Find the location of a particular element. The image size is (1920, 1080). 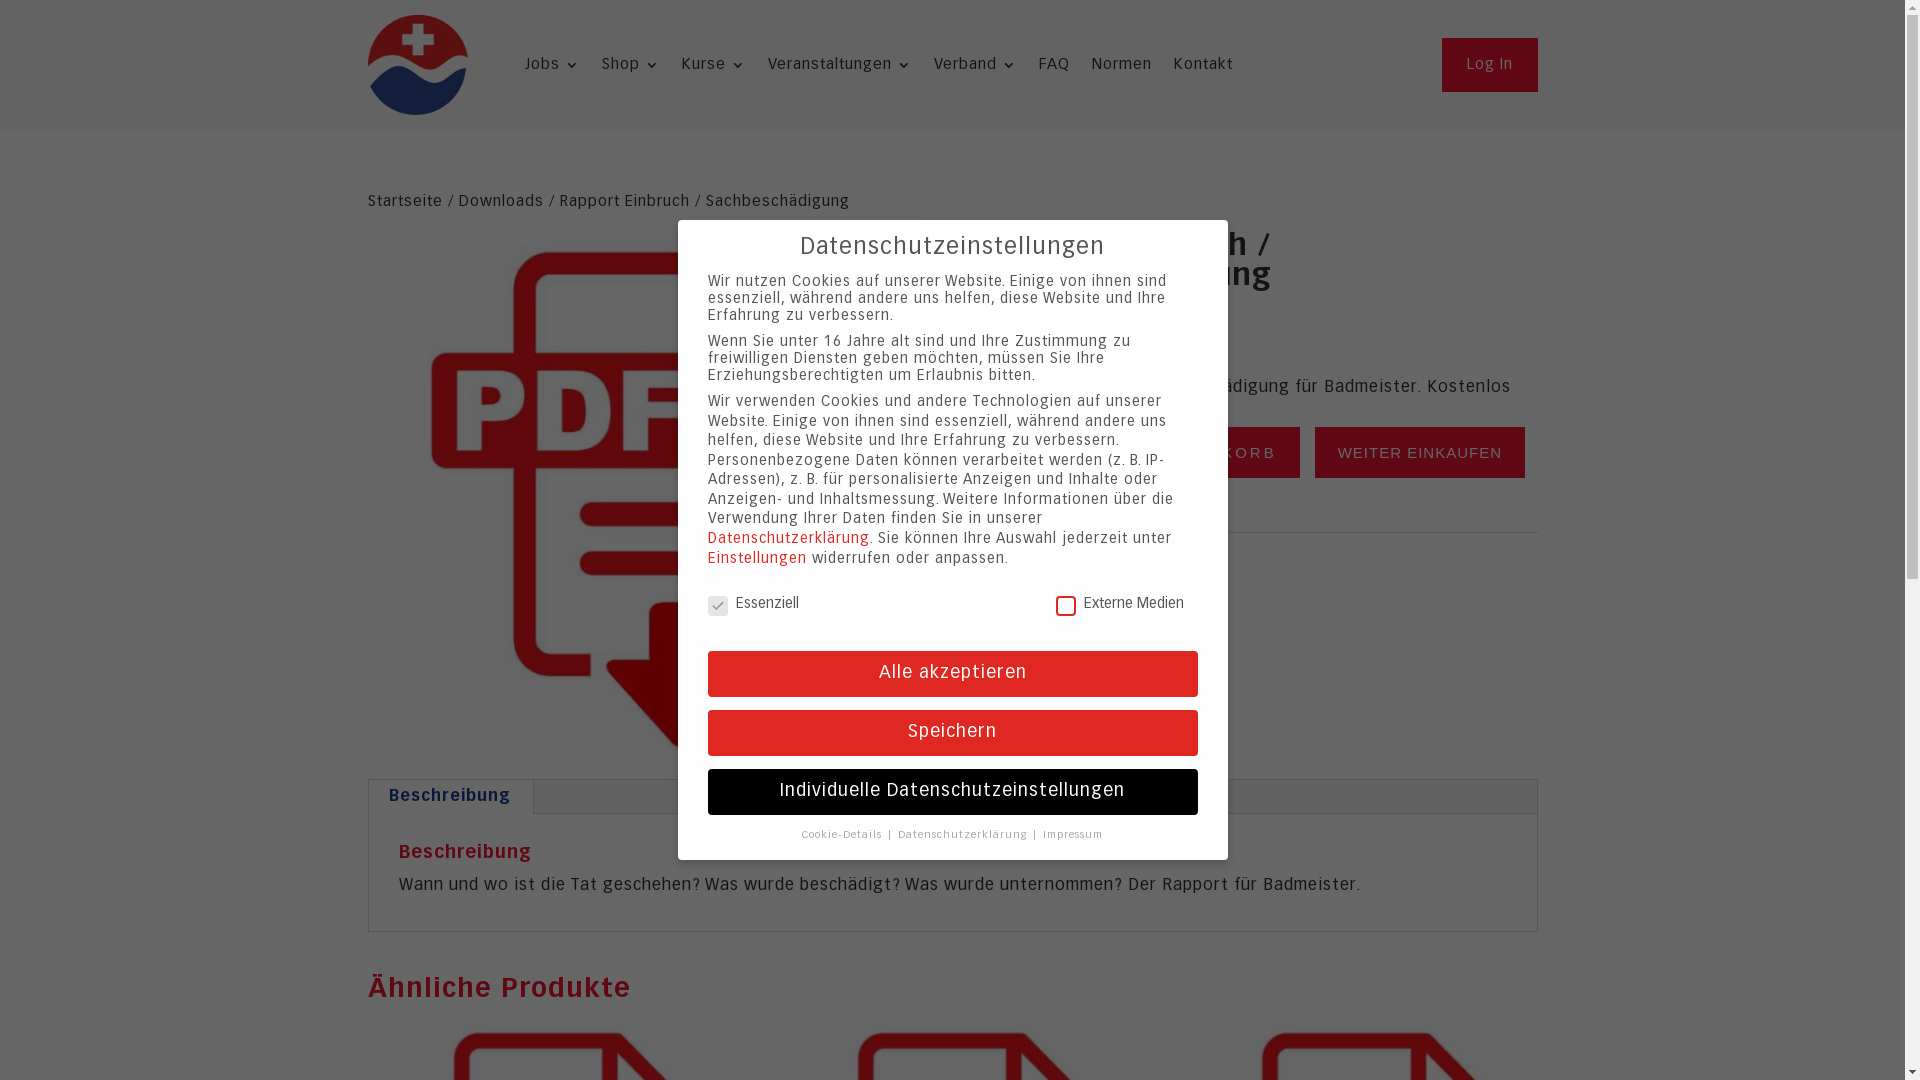

'Beschreibung' is located at coordinates (448, 796).